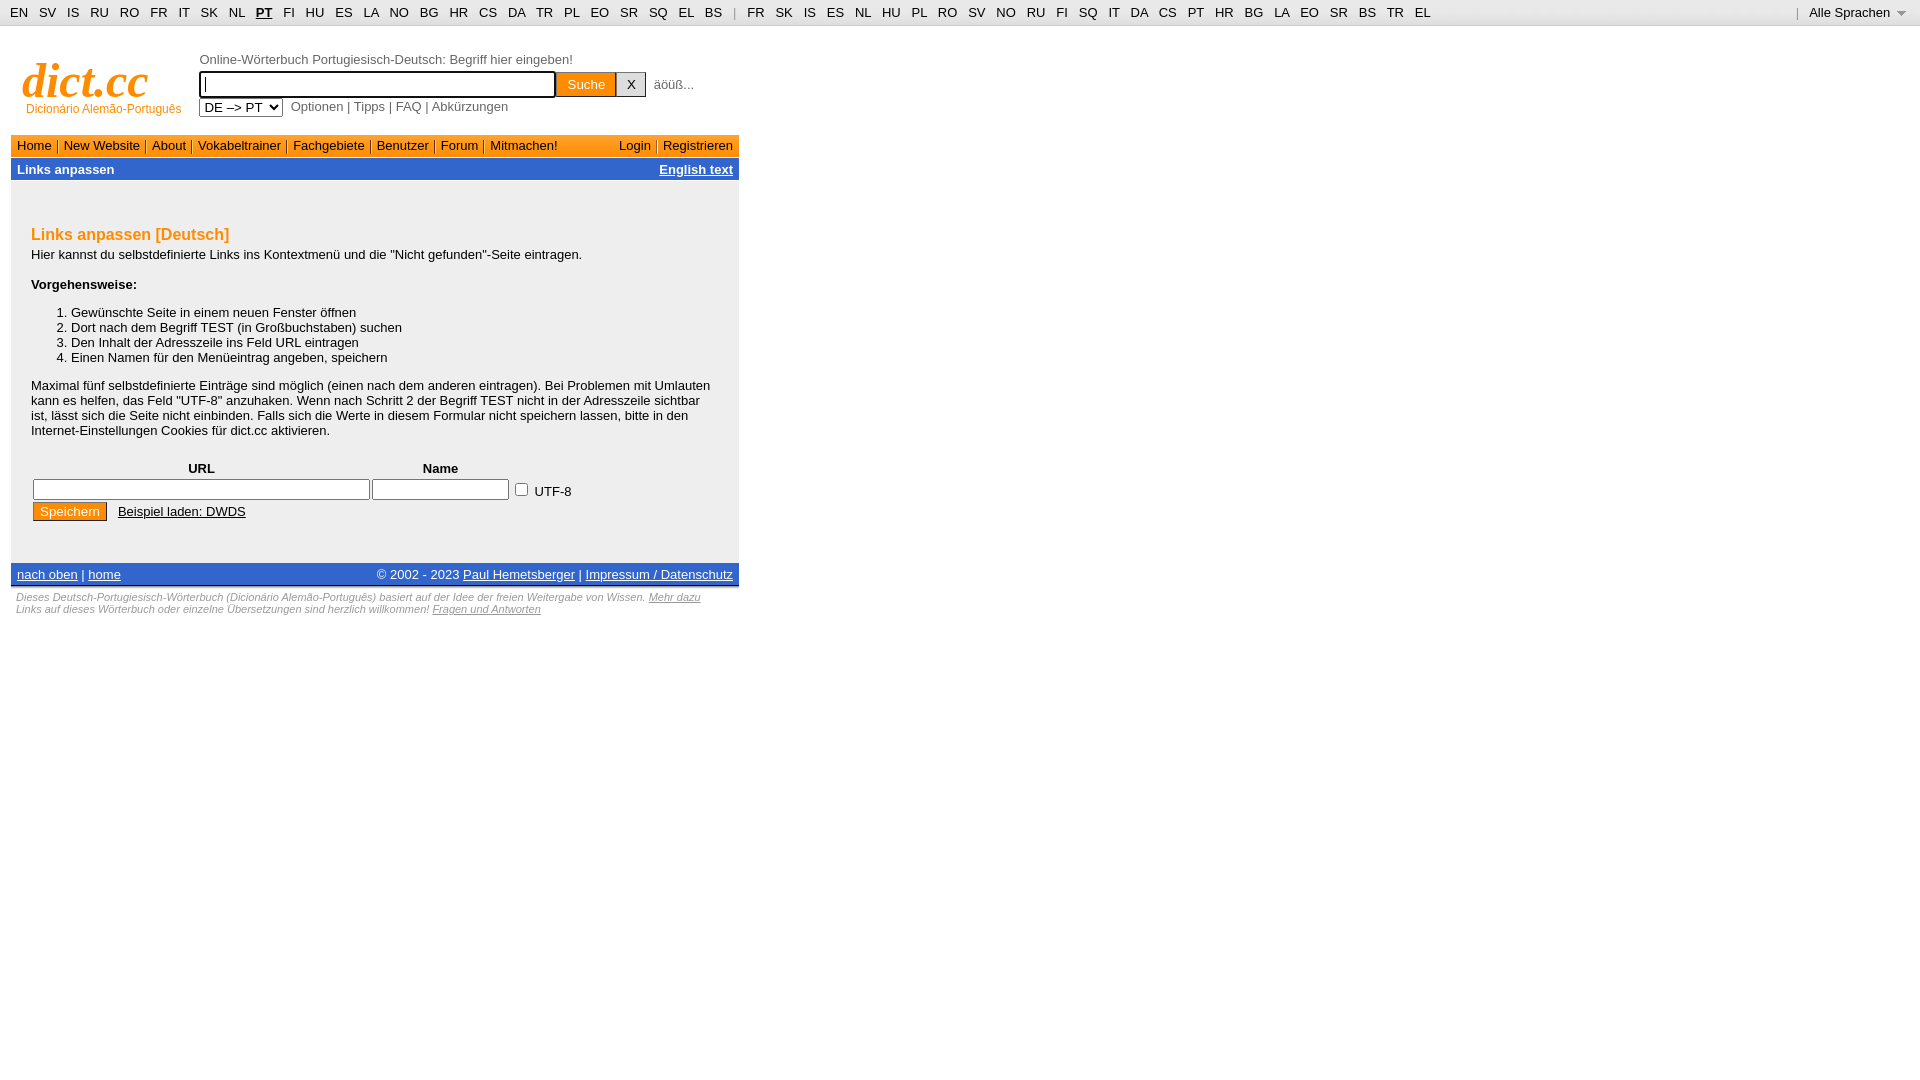 This screenshot has height=1080, width=1920. I want to click on 'SR', so click(1339, 12).